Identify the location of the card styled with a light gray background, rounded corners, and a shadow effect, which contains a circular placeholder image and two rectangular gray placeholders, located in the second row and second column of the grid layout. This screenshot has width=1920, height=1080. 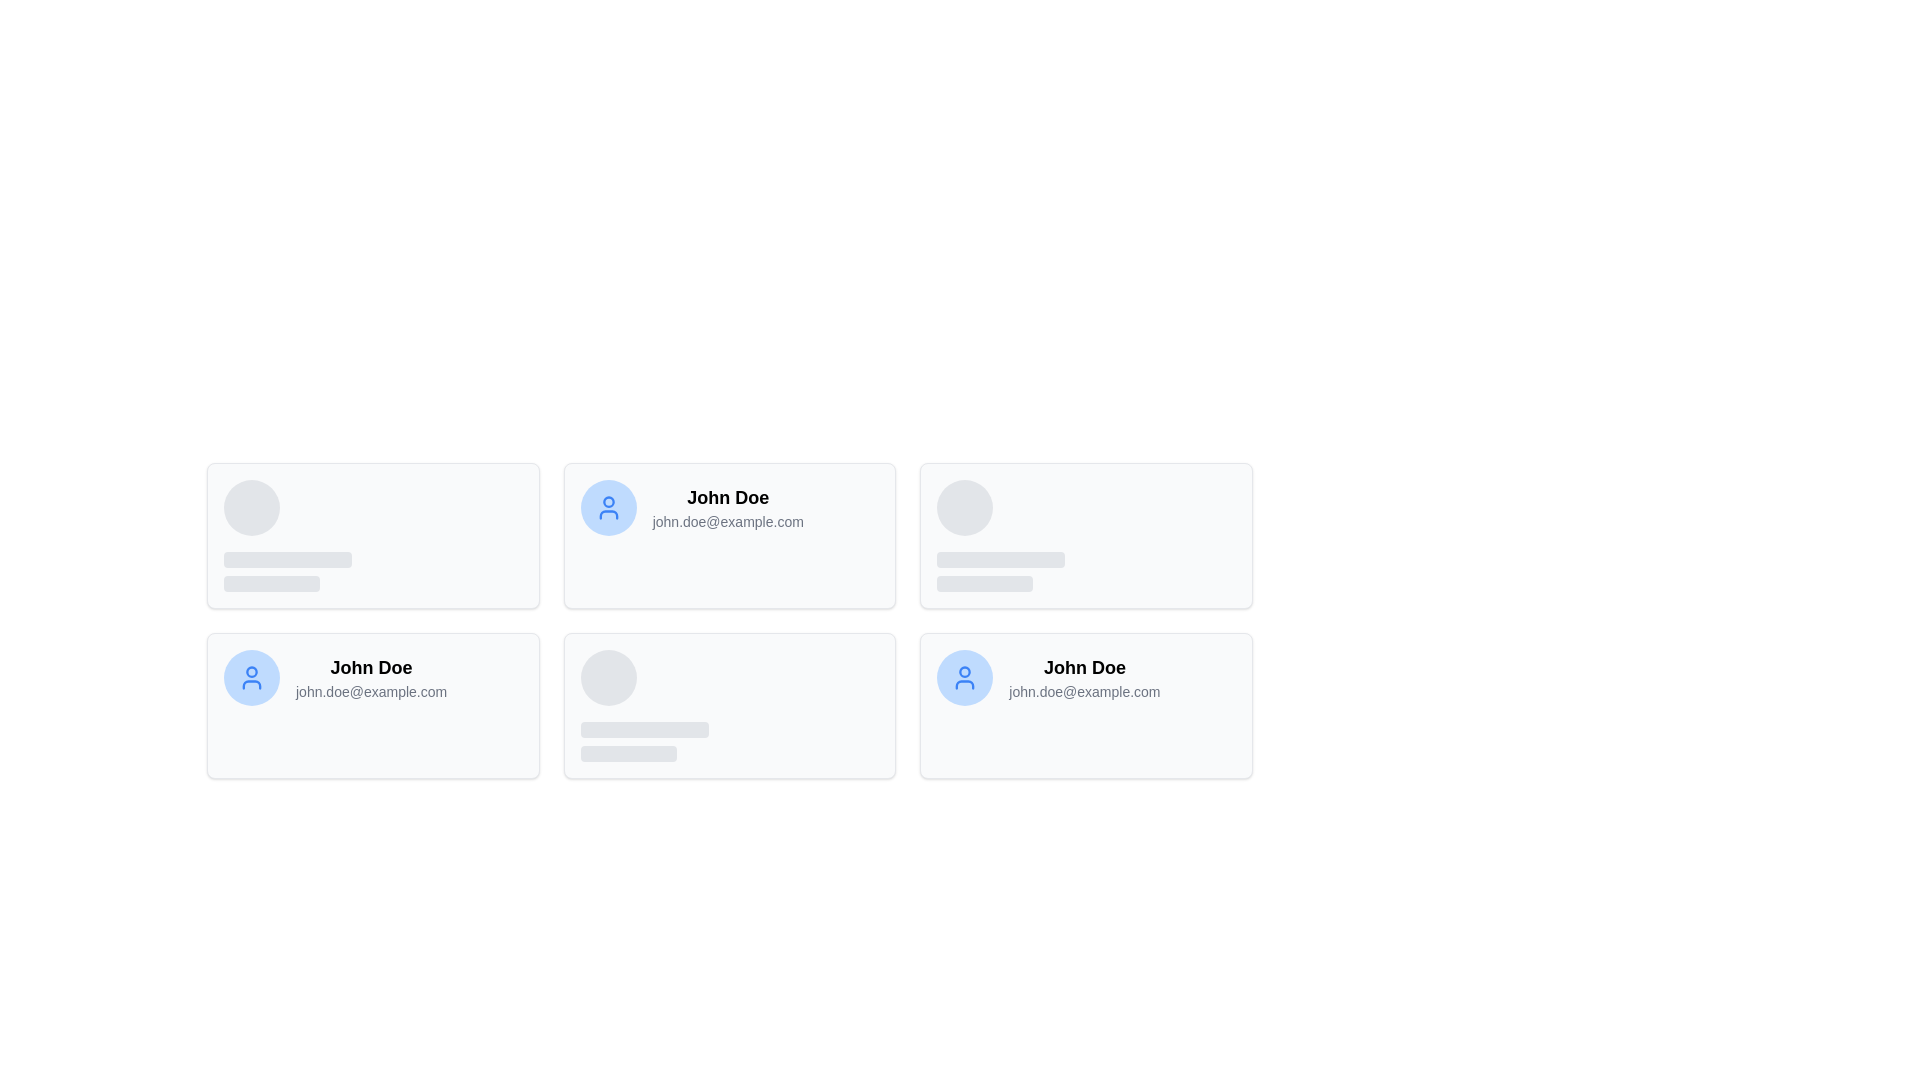
(728, 704).